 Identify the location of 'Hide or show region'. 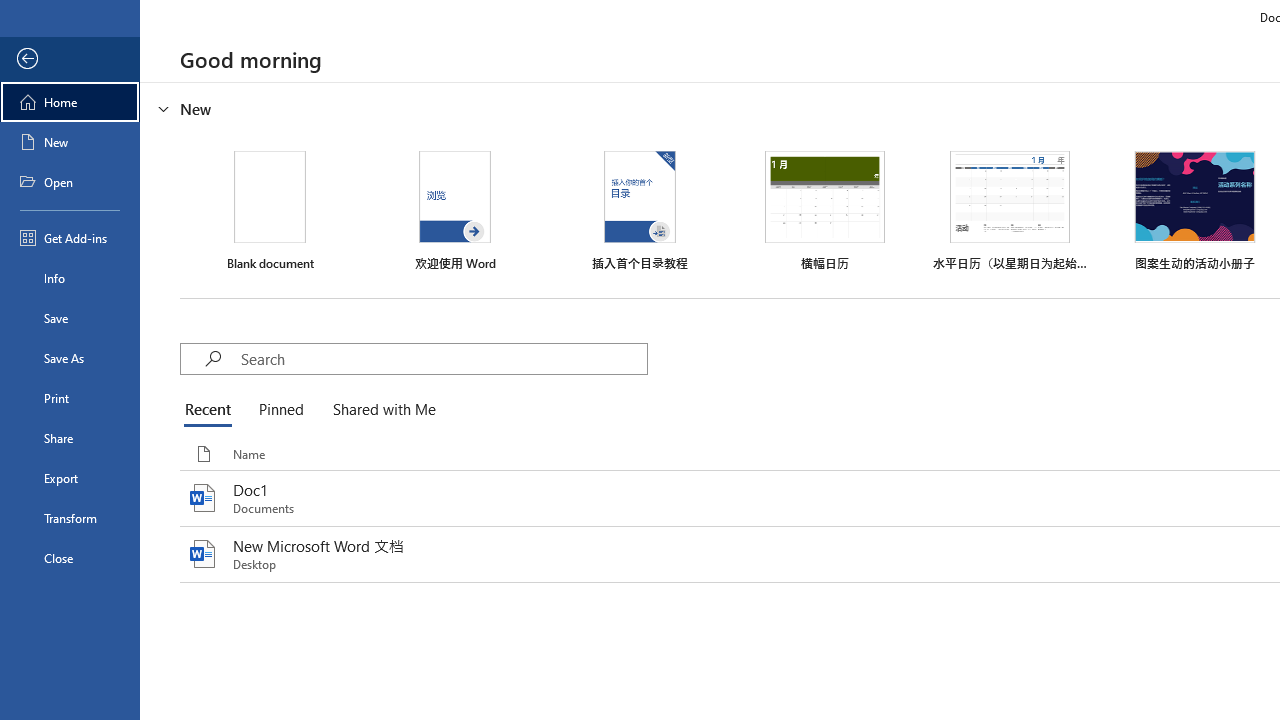
(164, 109).